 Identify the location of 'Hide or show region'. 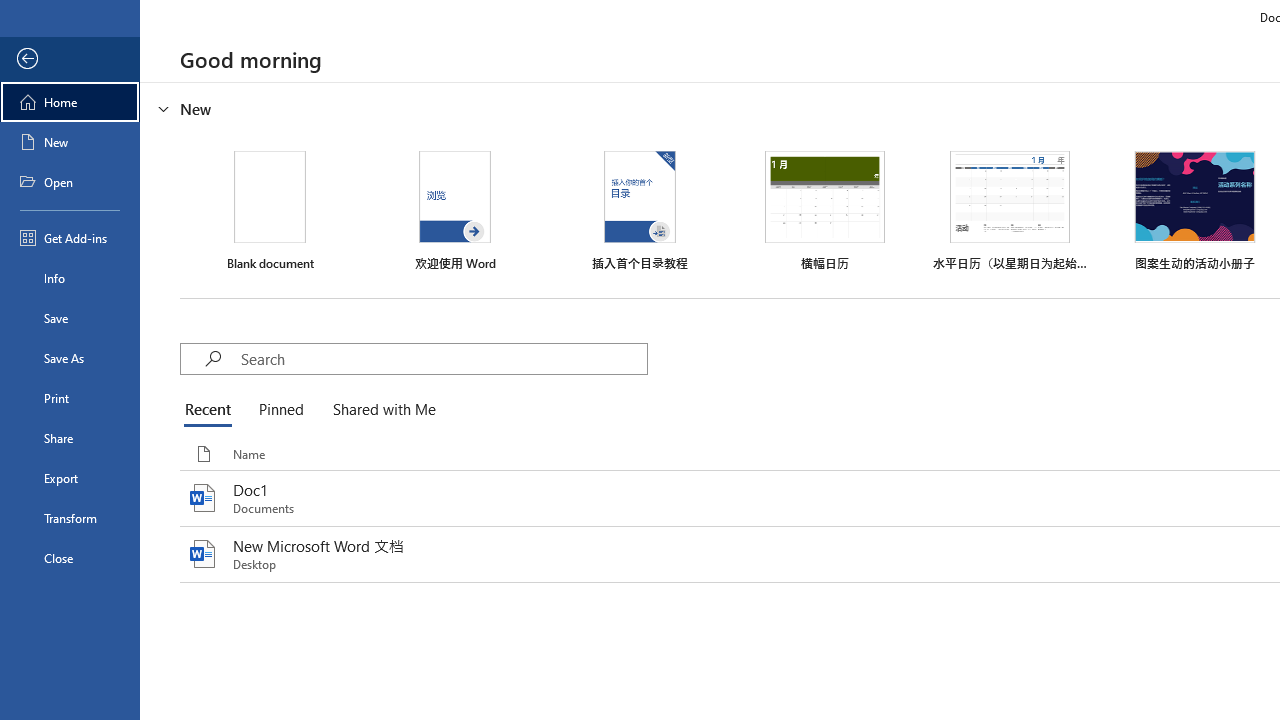
(164, 109).